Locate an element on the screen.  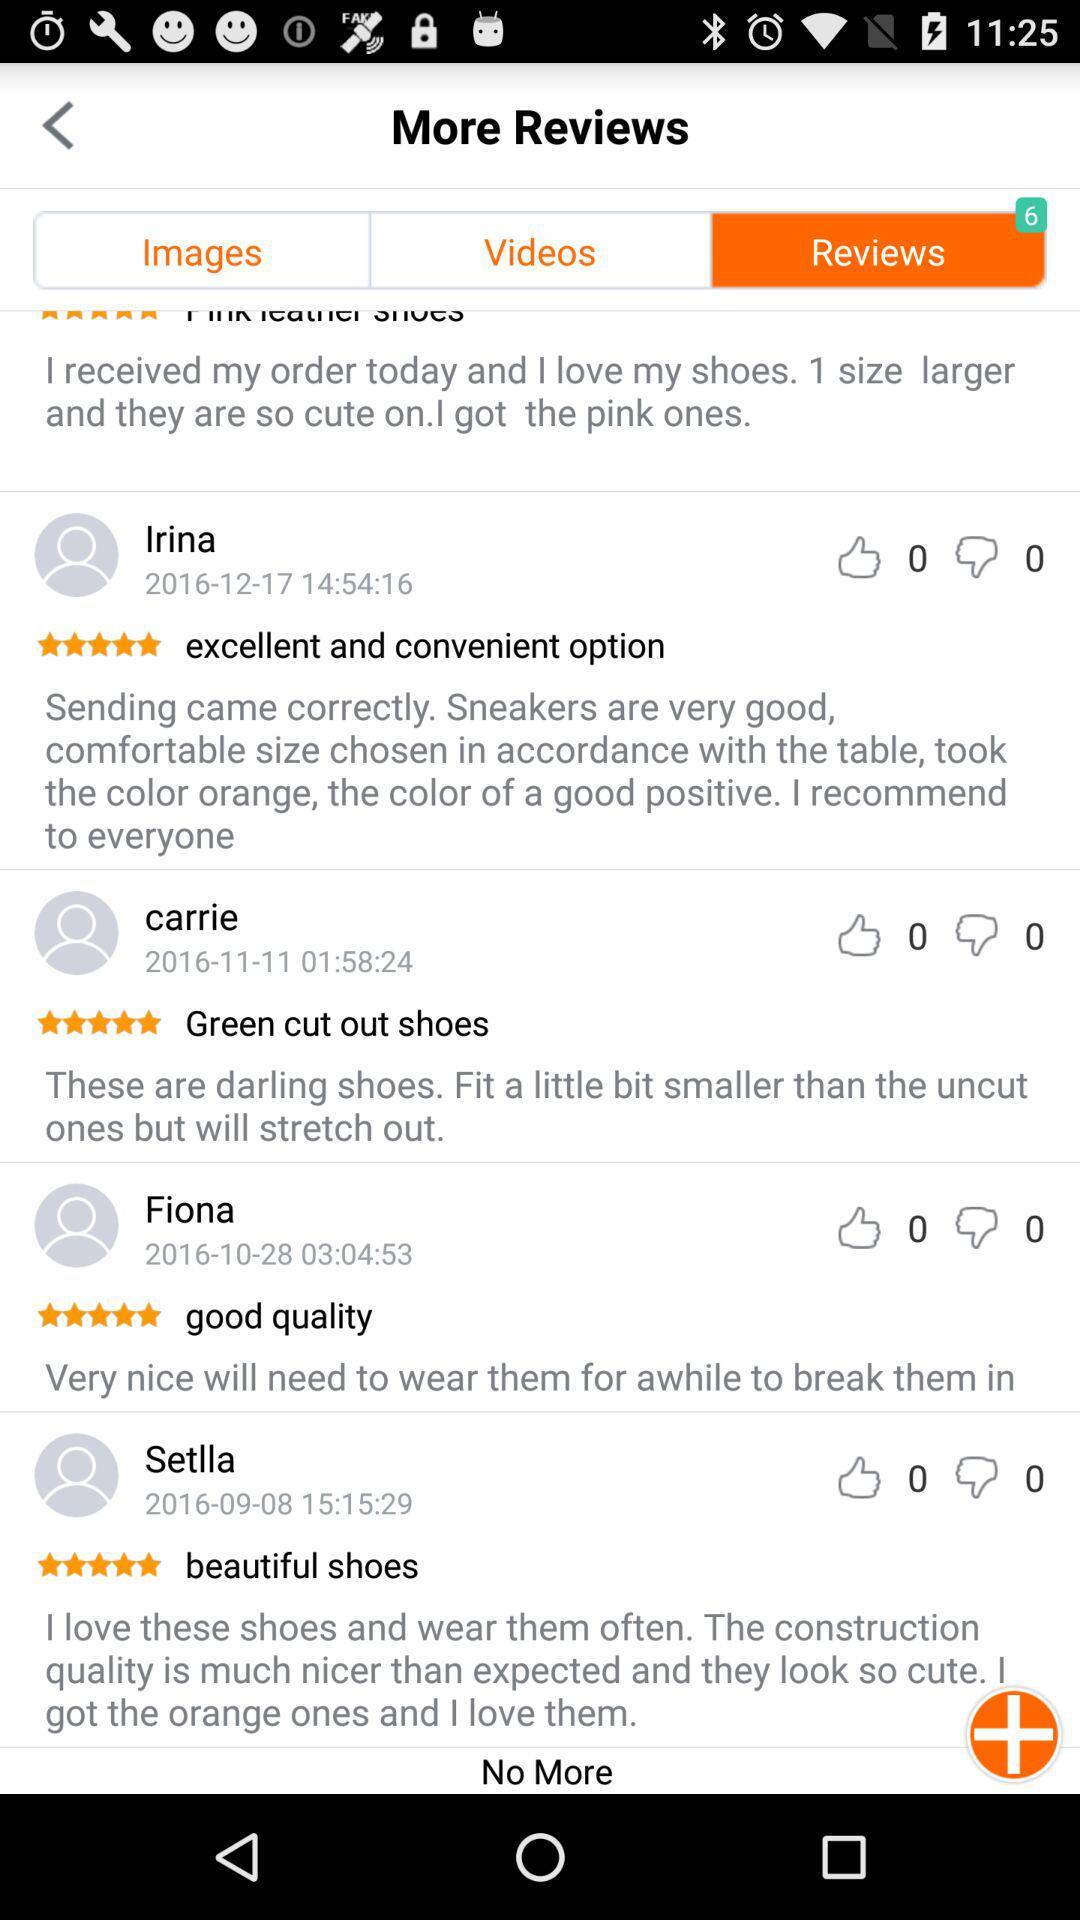
icon below the irina icon is located at coordinates (278, 581).